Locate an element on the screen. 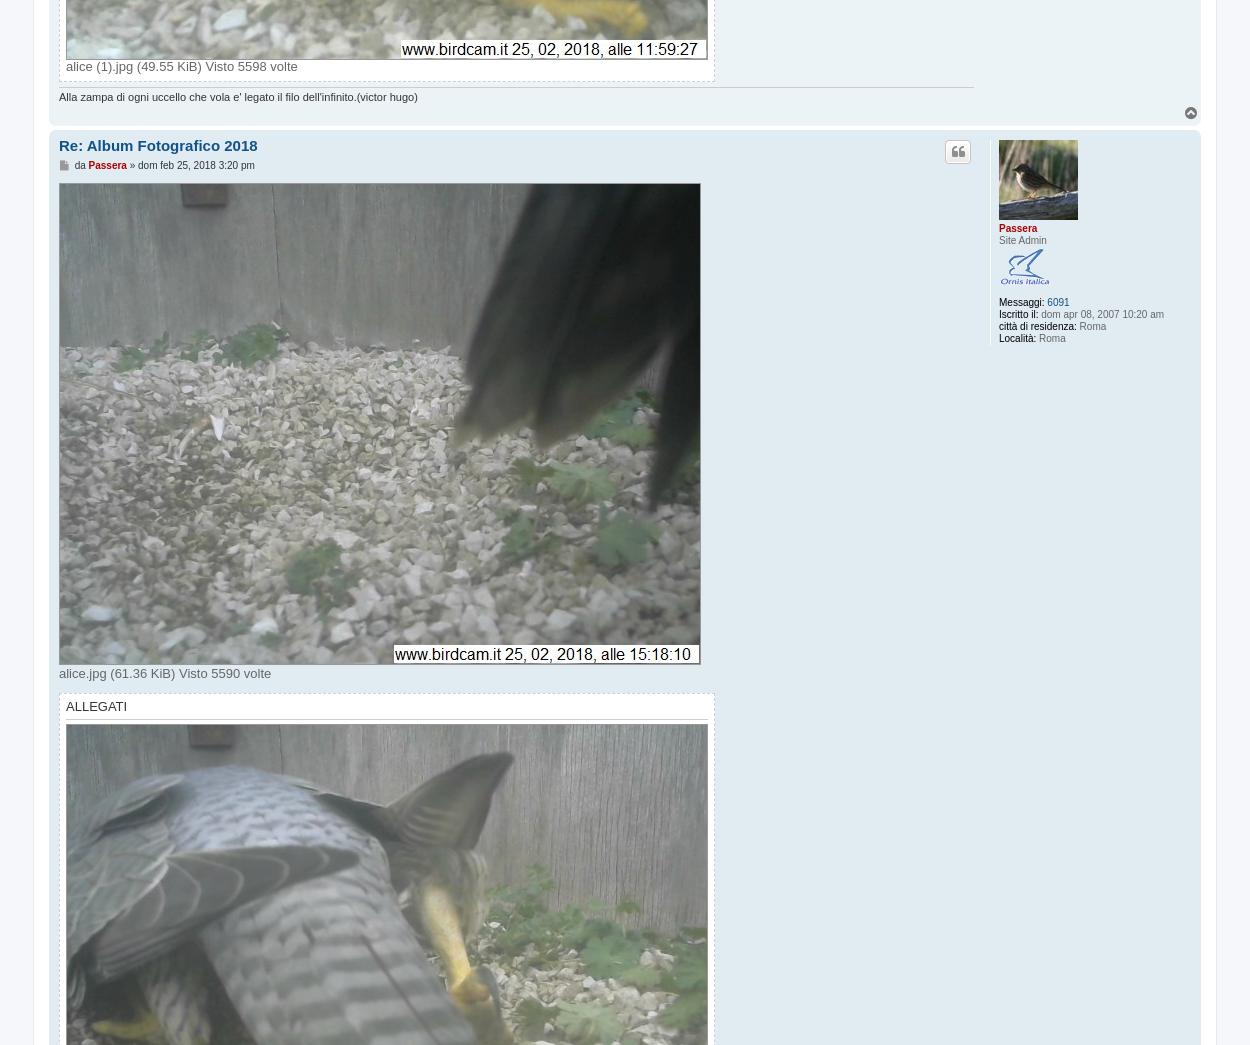 This screenshot has width=1250, height=1045. 'da' is located at coordinates (73, 163).